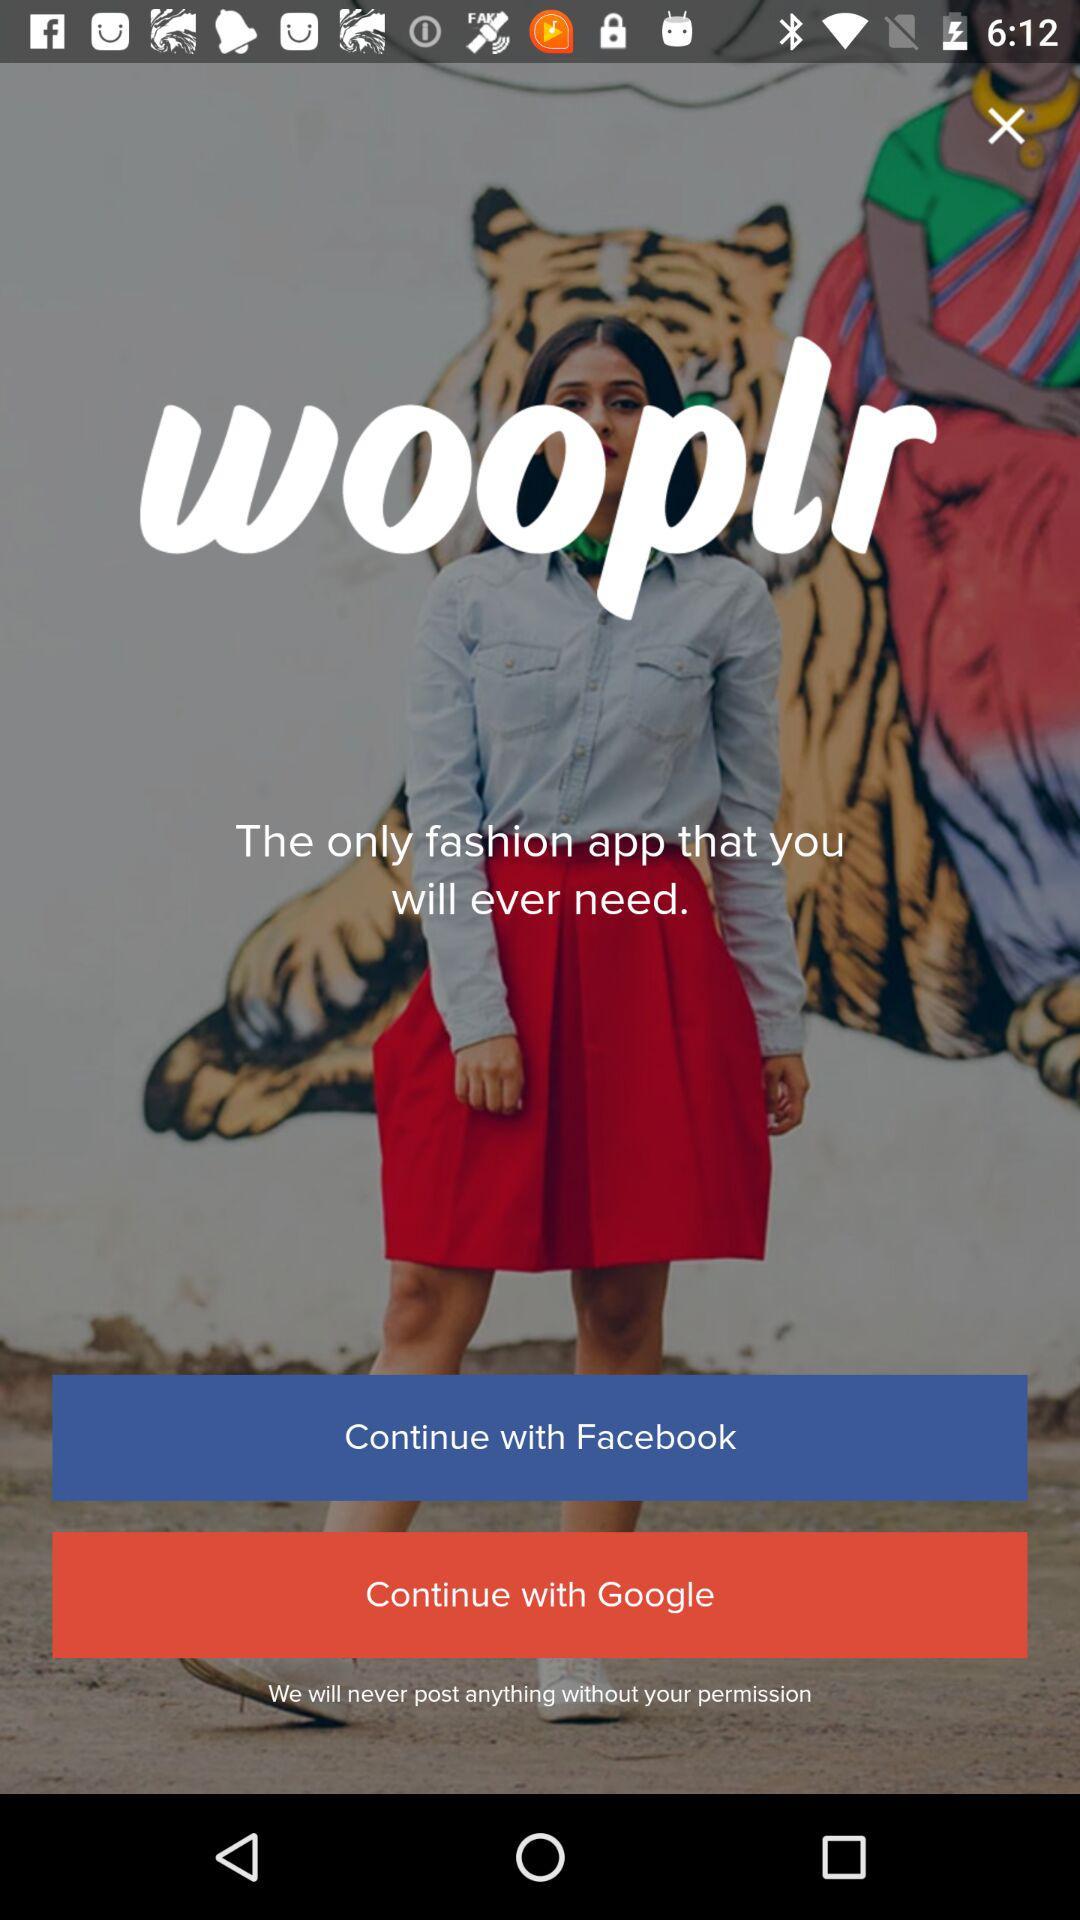  What do you see at coordinates (1006, 124) in the screenshot?
I see `the close icon` at bounding box center [1006, 124].